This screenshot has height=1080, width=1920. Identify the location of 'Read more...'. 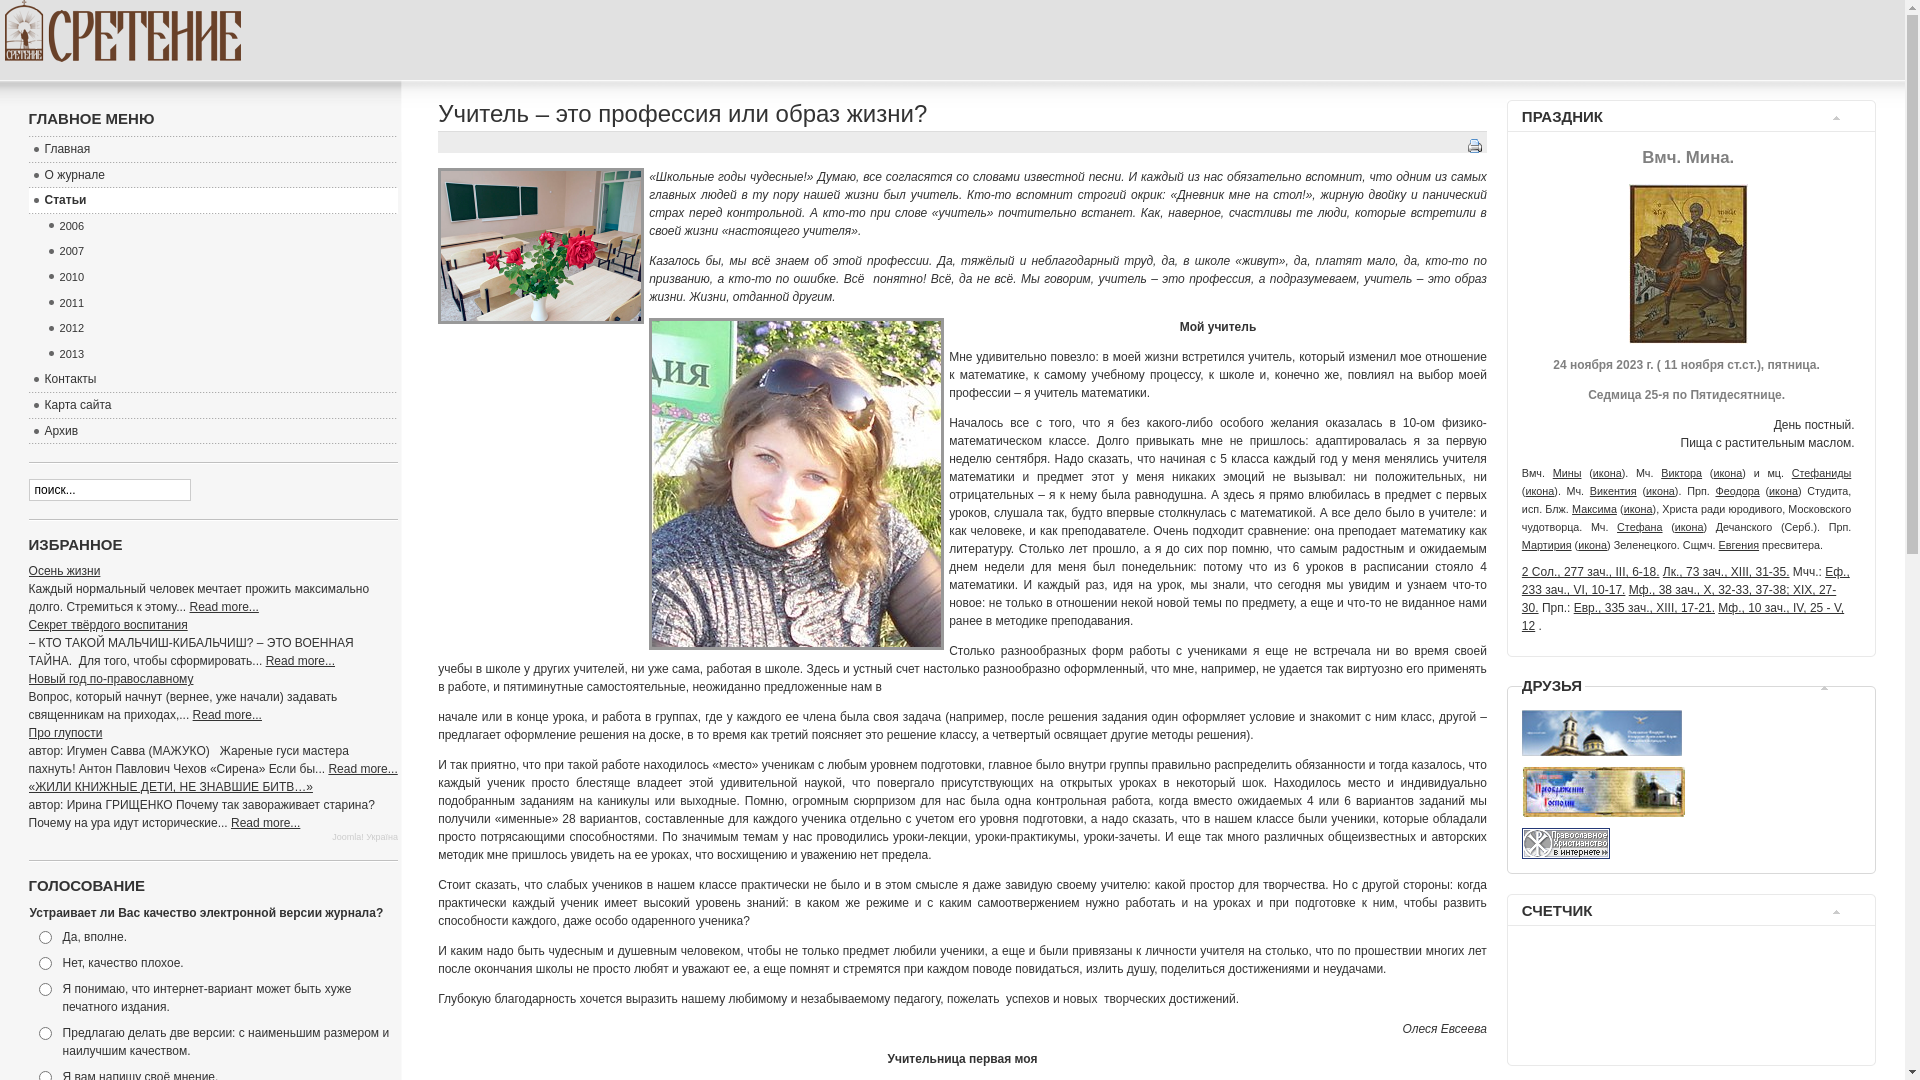
(227, 713).